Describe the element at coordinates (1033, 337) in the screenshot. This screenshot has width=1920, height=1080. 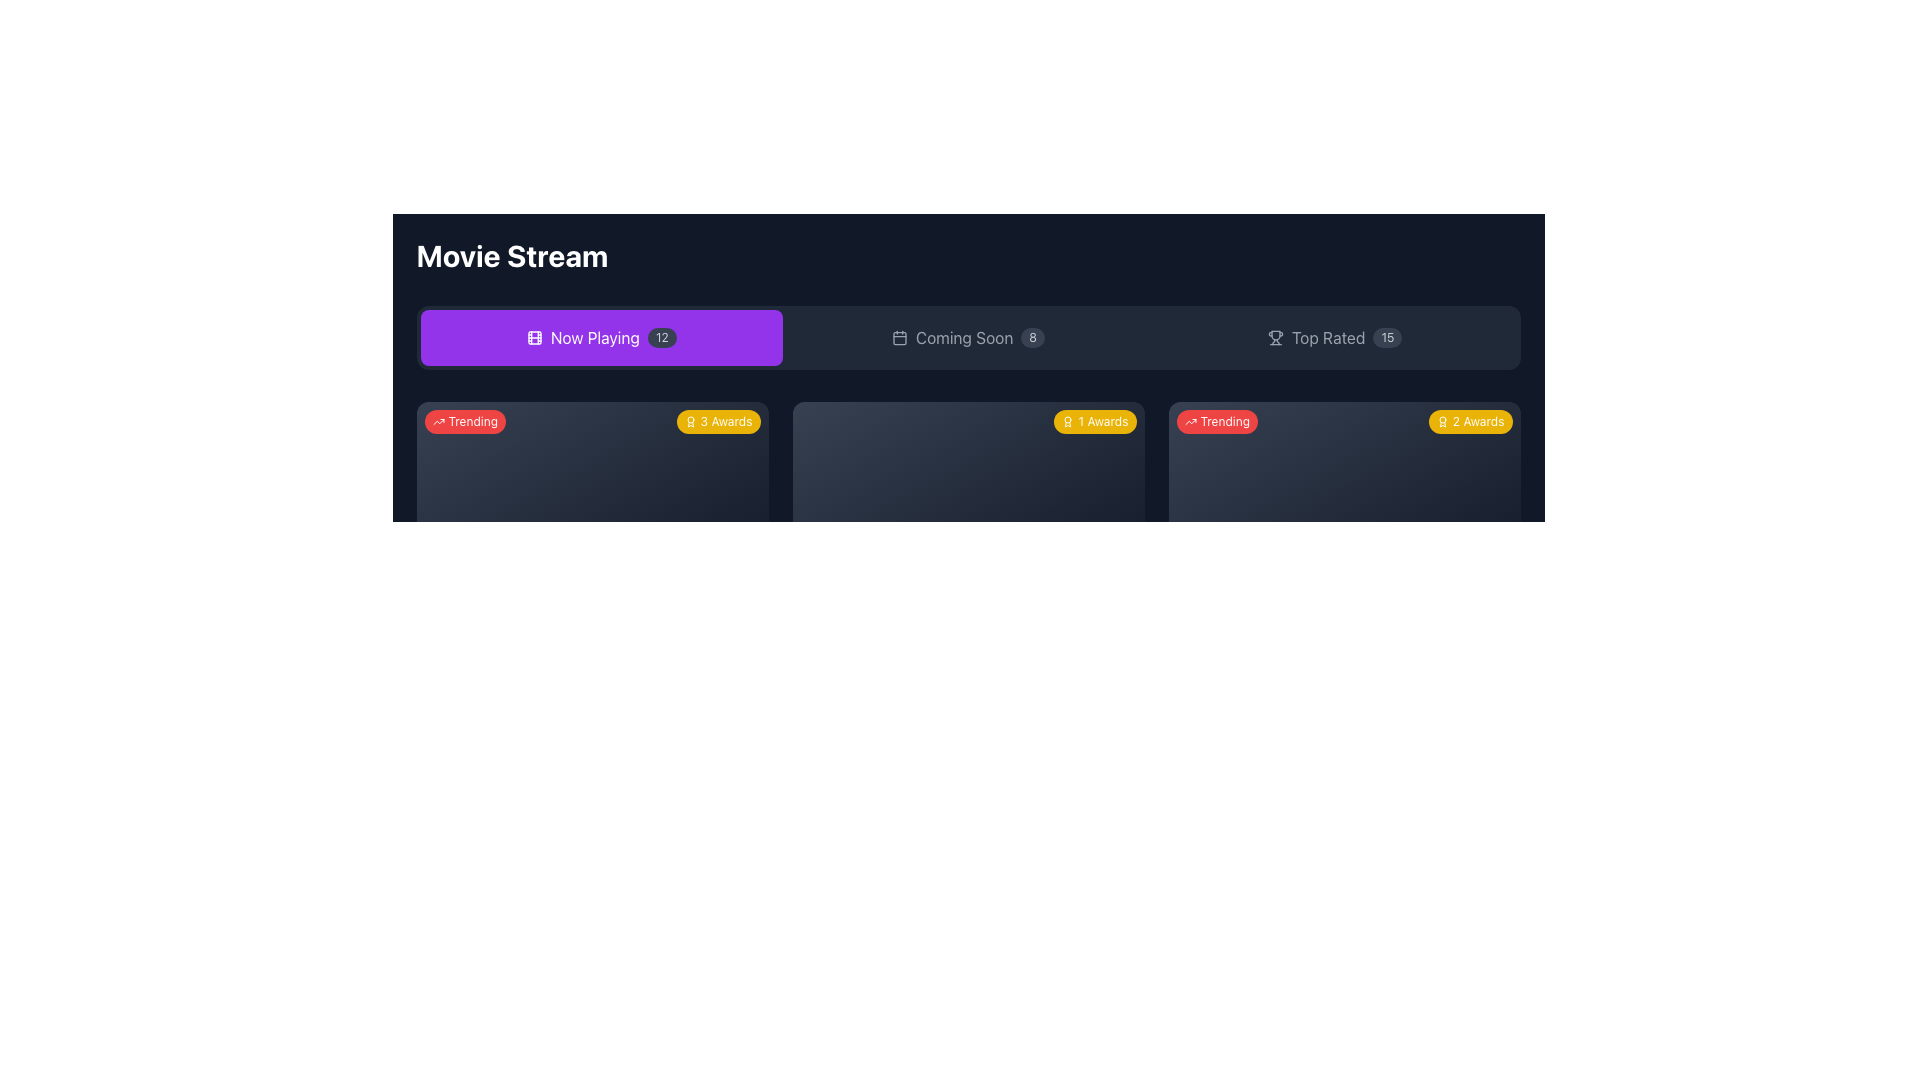
I see `the small circular badge with a dark gray background and light gray text '8', located to the right of the text 'Coming Soon'` at that location.